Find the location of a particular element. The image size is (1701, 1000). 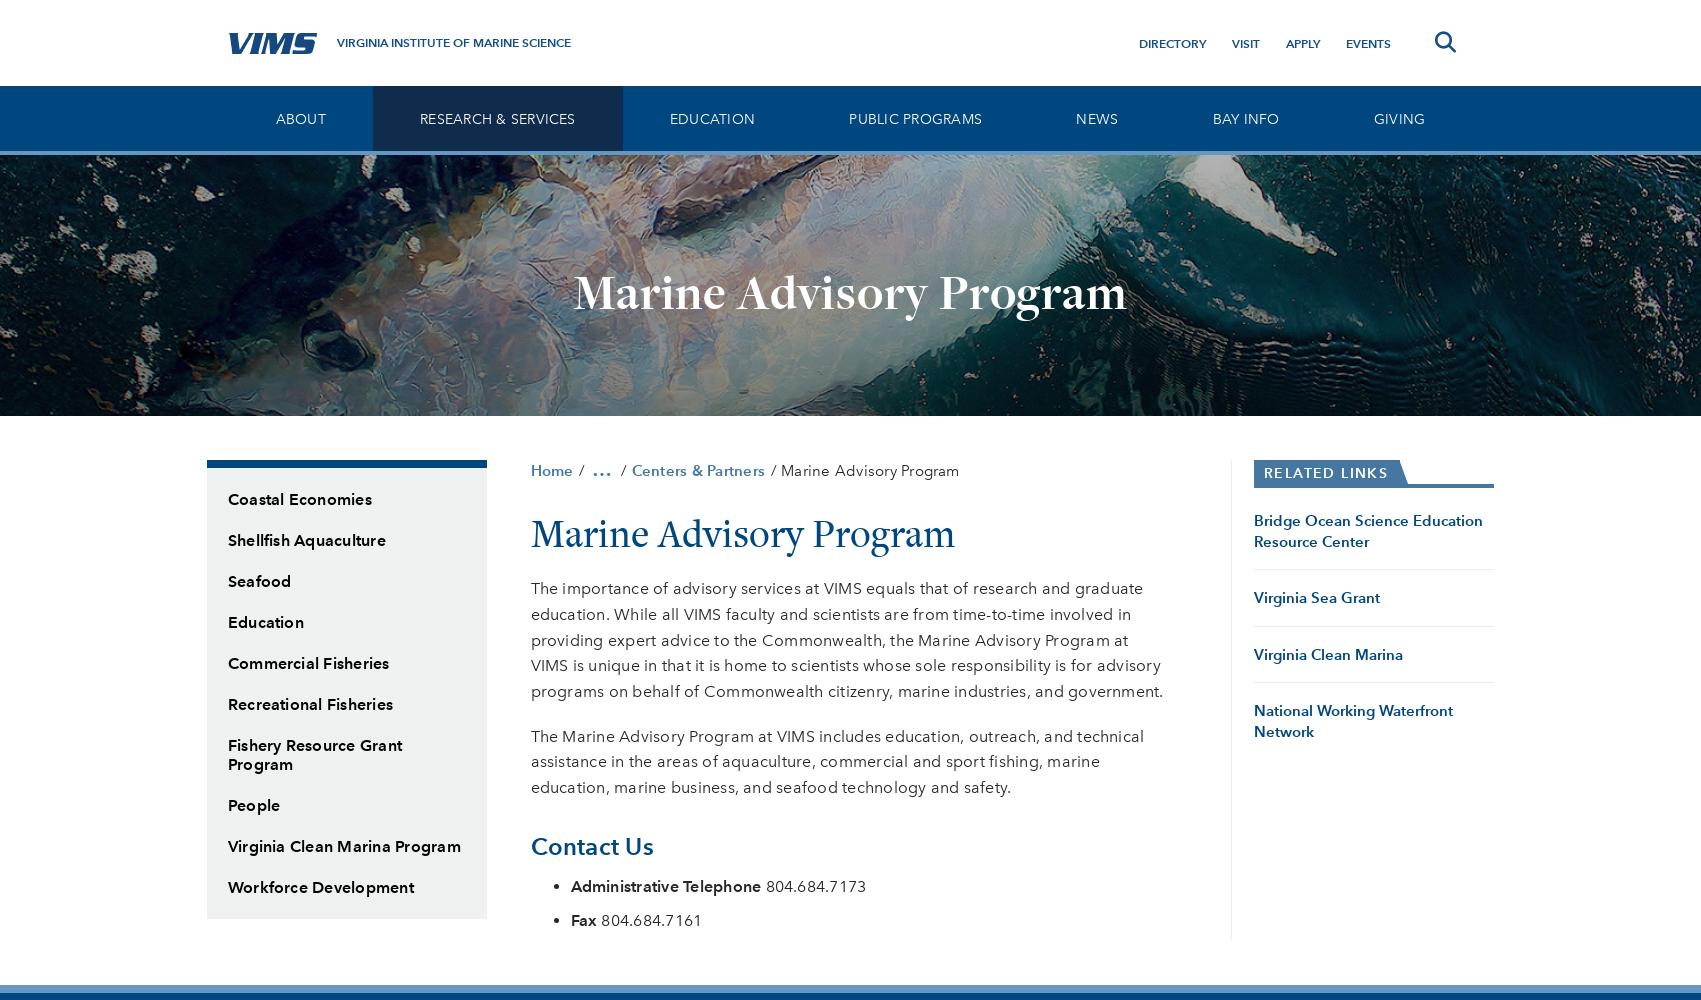

'Seafood' is located at coordinates (259, 580).